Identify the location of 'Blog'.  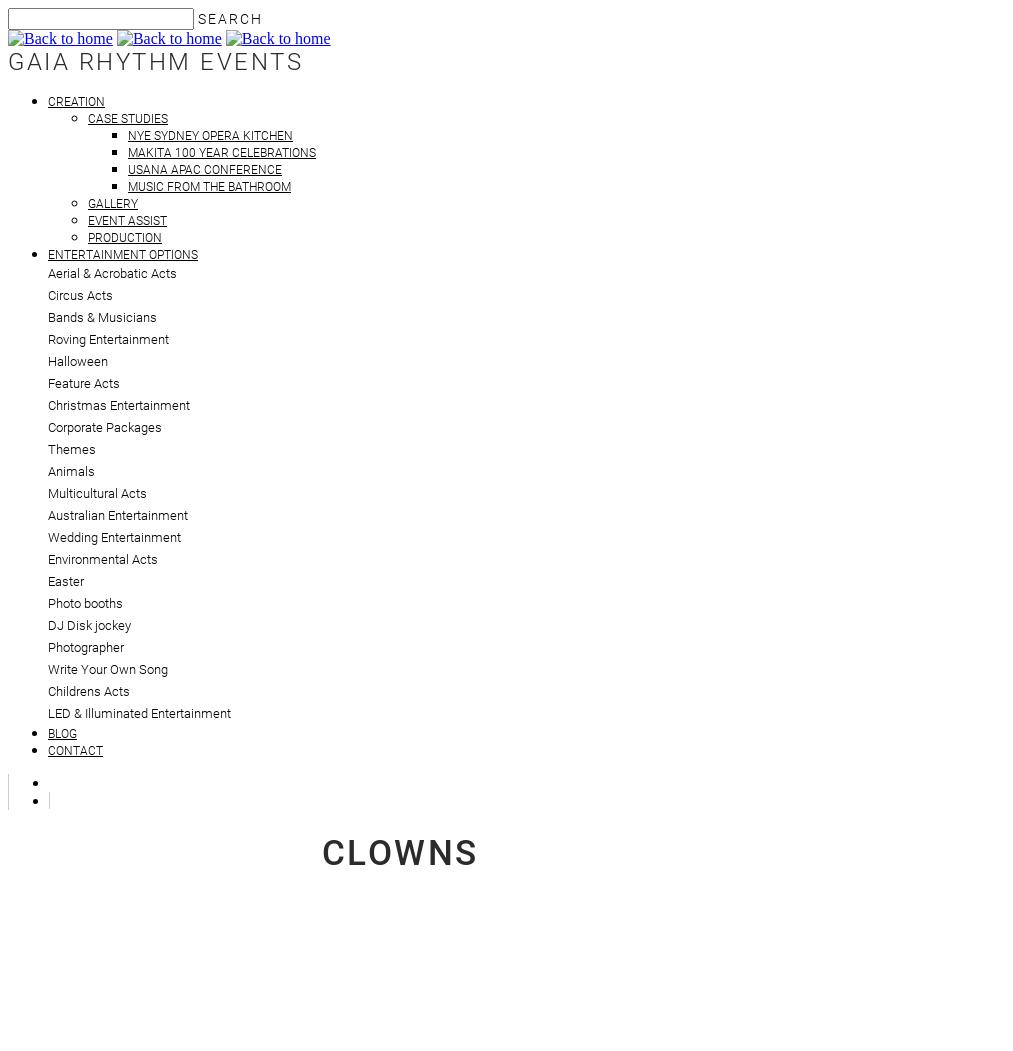
(61, 734).